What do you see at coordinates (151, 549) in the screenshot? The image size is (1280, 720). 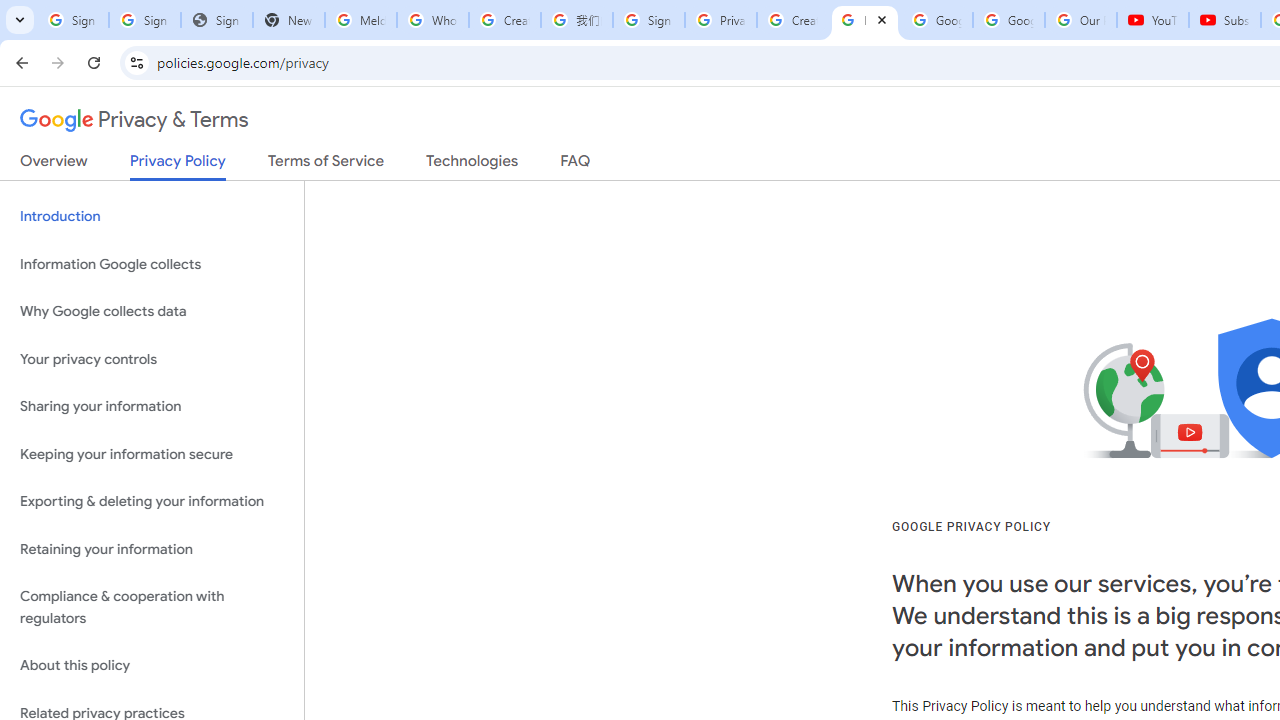 I see `'Retaining your information'` at bounding box center [151, 549].